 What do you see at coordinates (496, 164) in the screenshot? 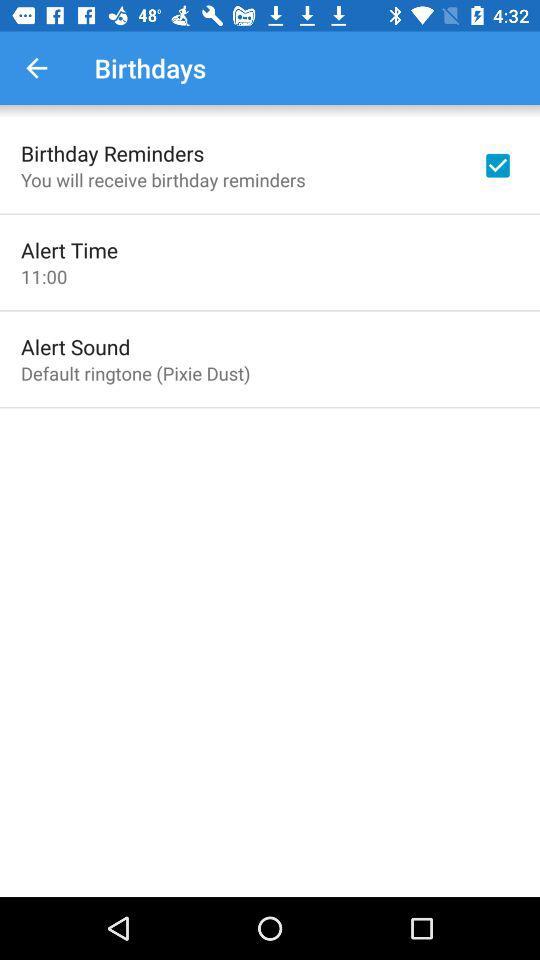
I see `icon next to you will receive icon` at bounding box center [496, 164].